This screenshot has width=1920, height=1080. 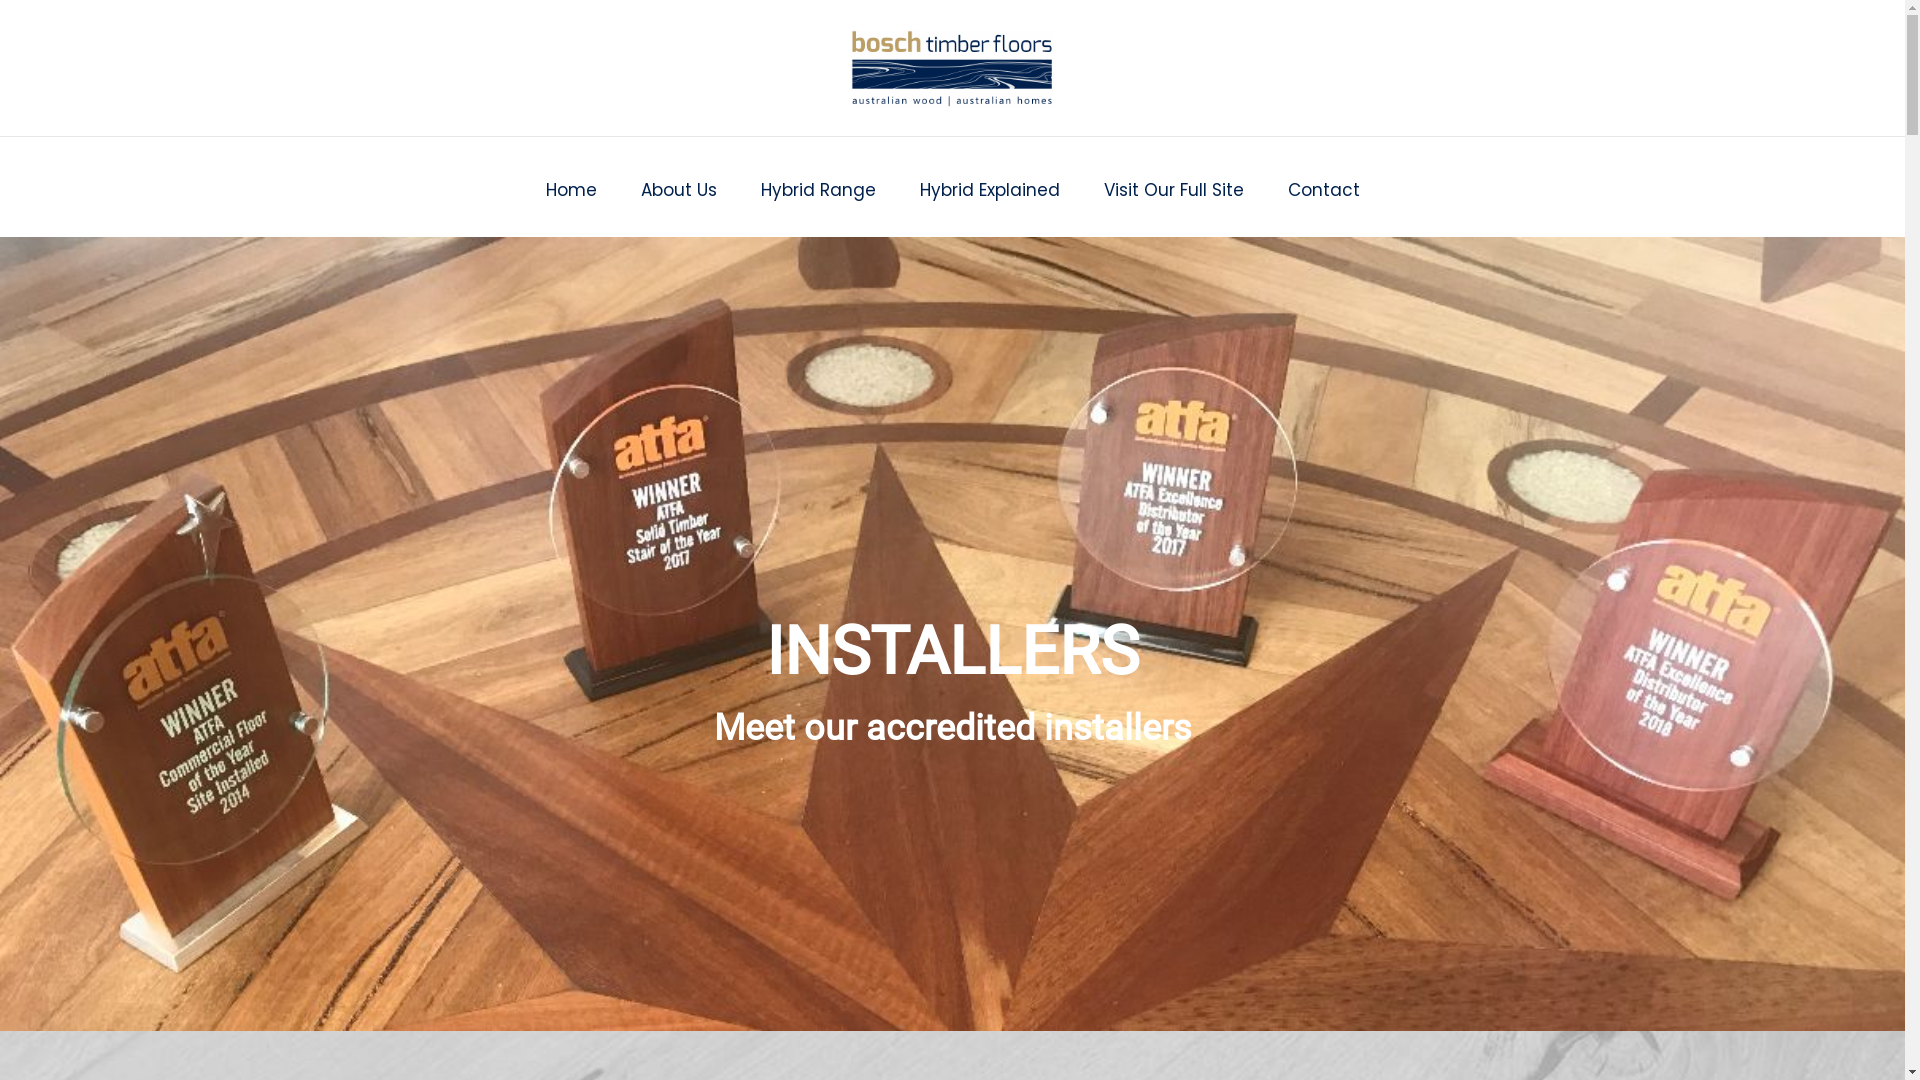 What do you see at coordinates (989, 185) in the screenshot?
I see `'Hybrid Explained'` at bounding box center [989, 185].